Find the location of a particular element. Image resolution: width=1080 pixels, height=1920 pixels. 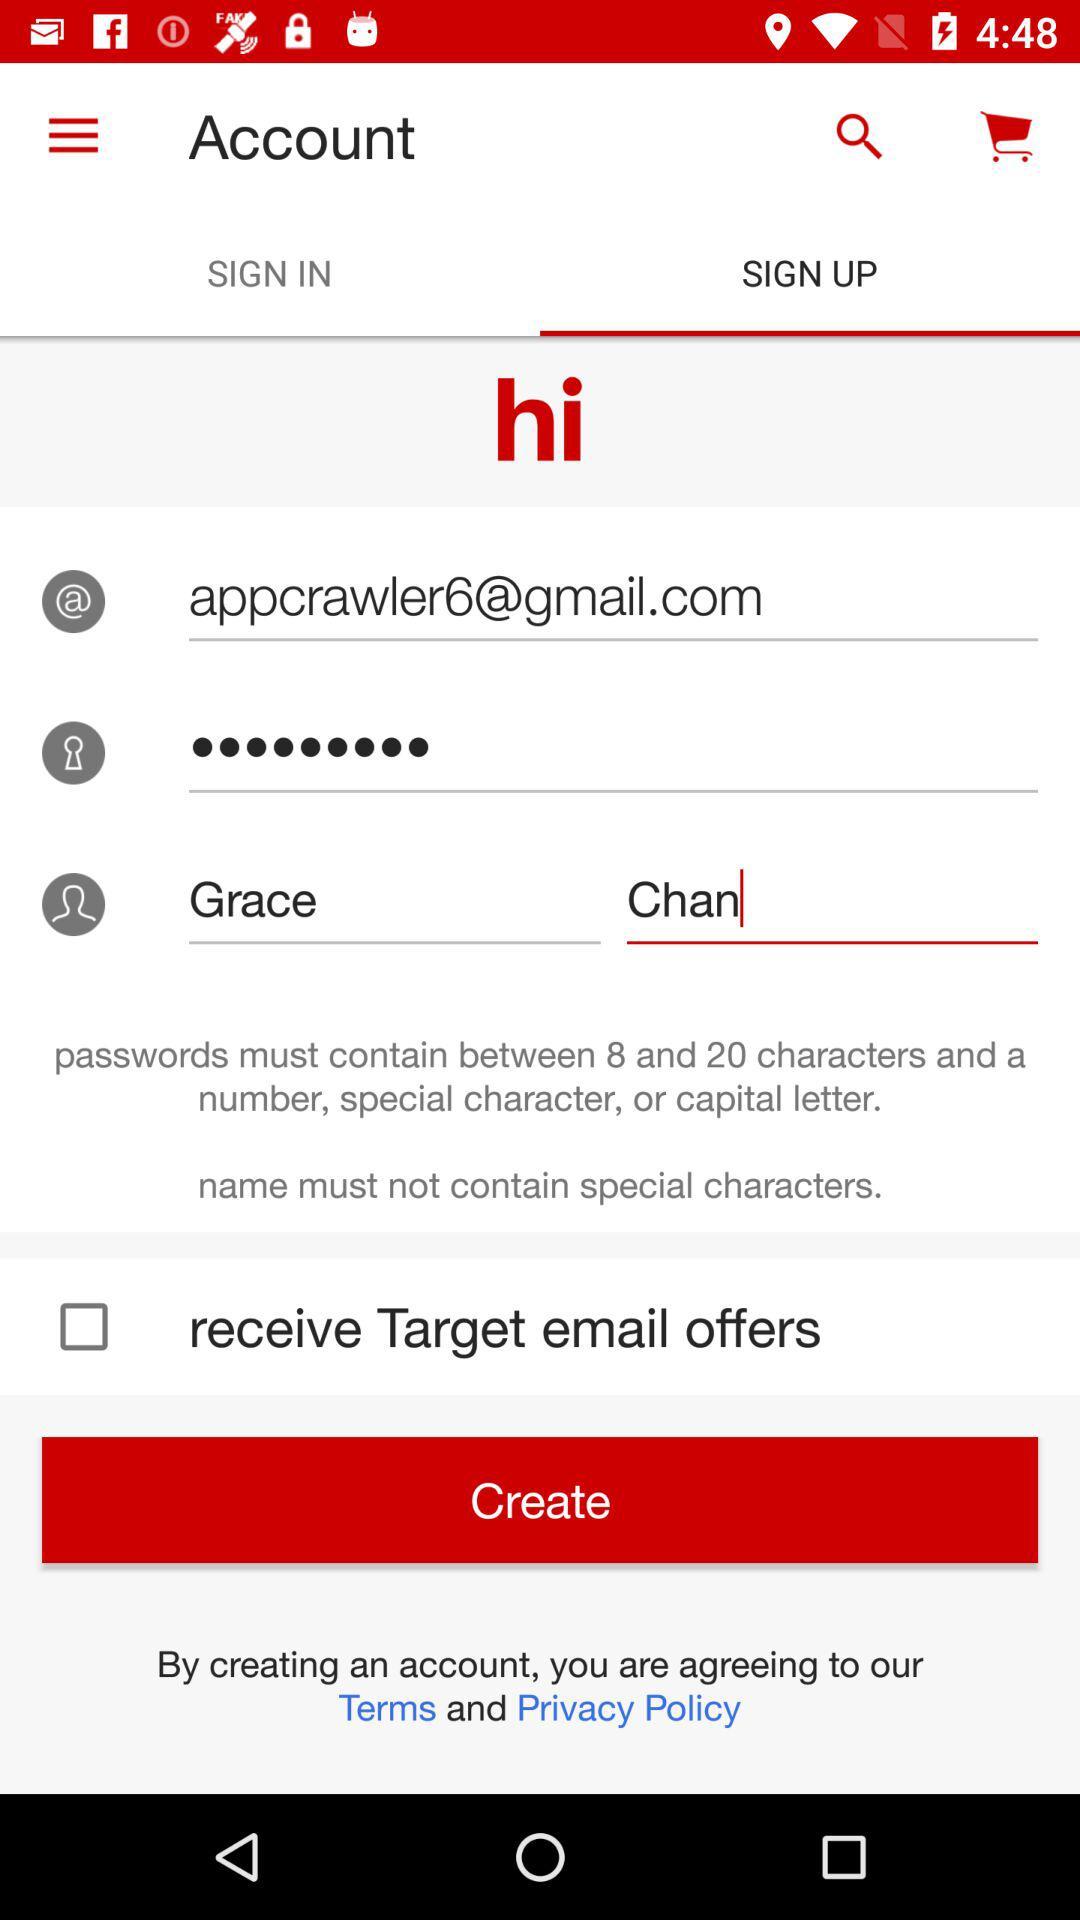

the crowd3116 icon is located at coordinates (612, 745).